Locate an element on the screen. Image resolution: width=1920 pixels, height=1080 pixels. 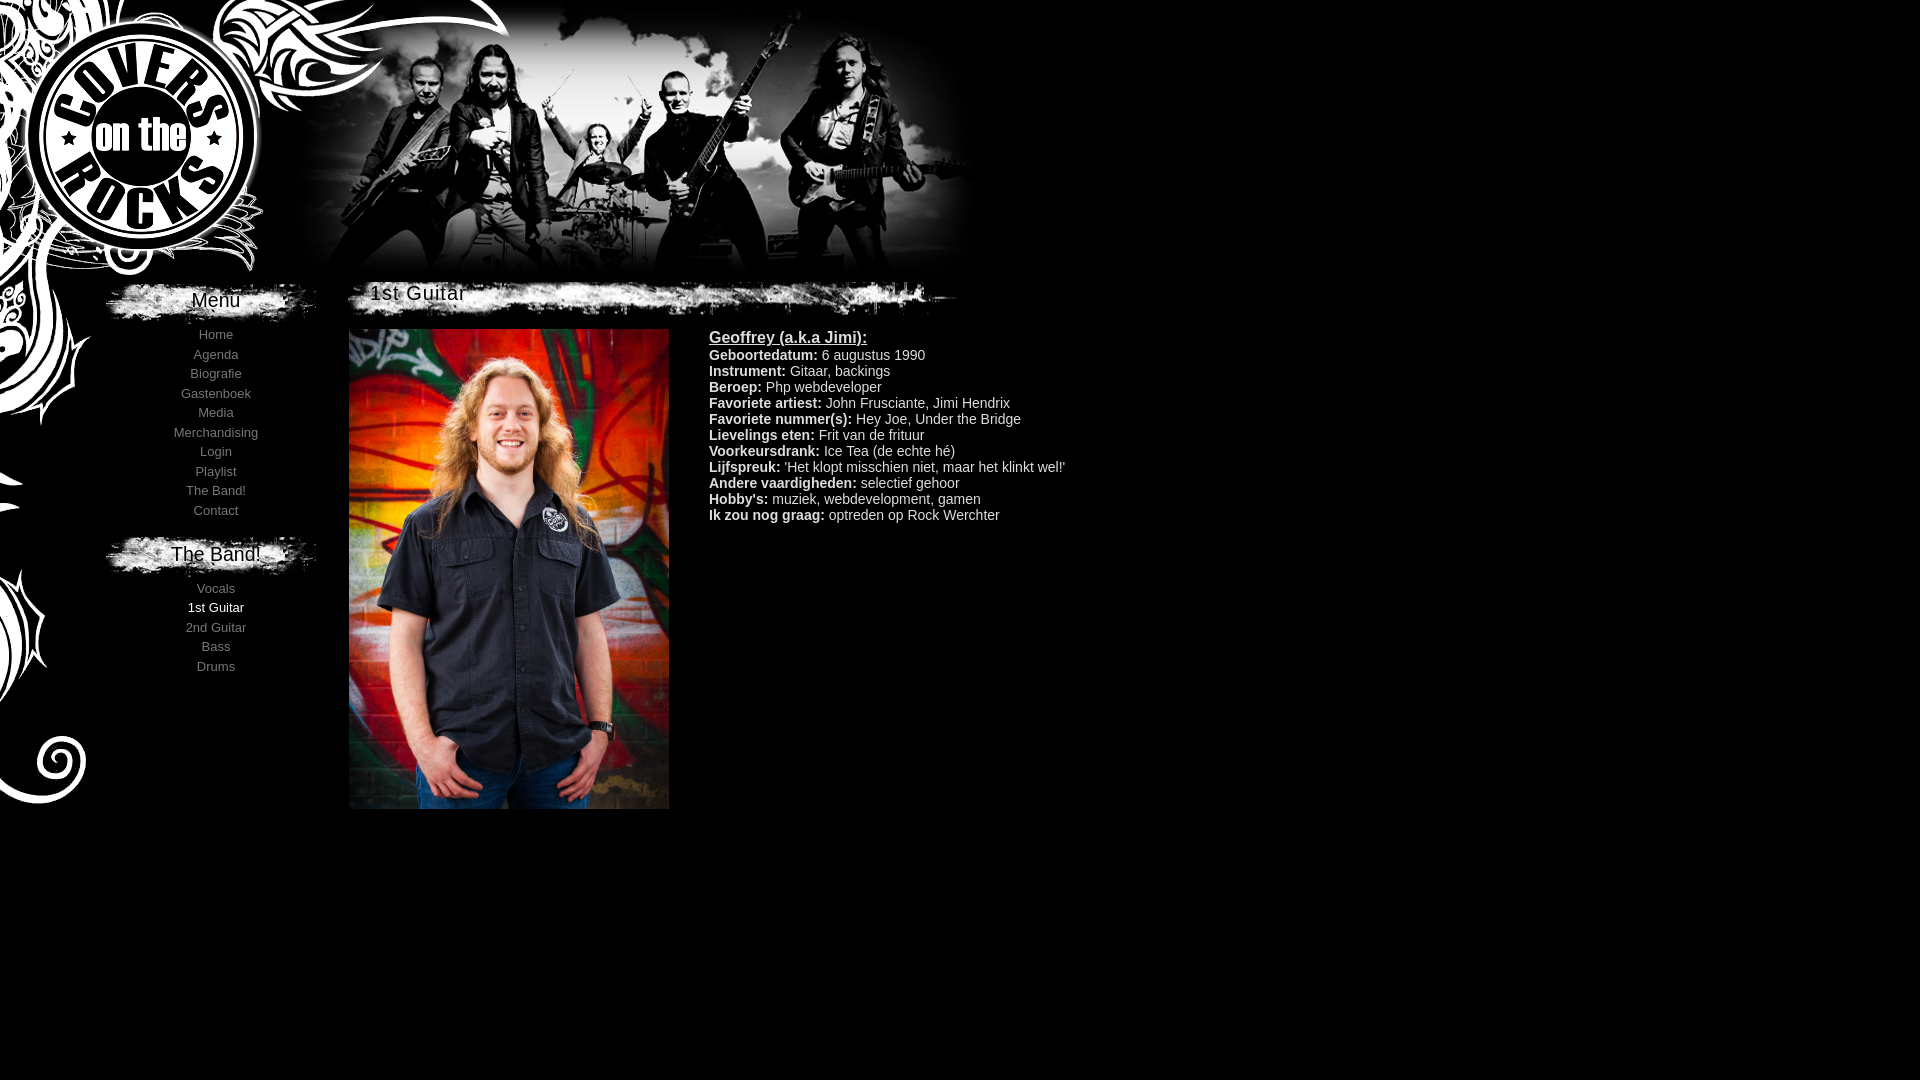
'Gastenboek' is located at coordinates (216, 393).